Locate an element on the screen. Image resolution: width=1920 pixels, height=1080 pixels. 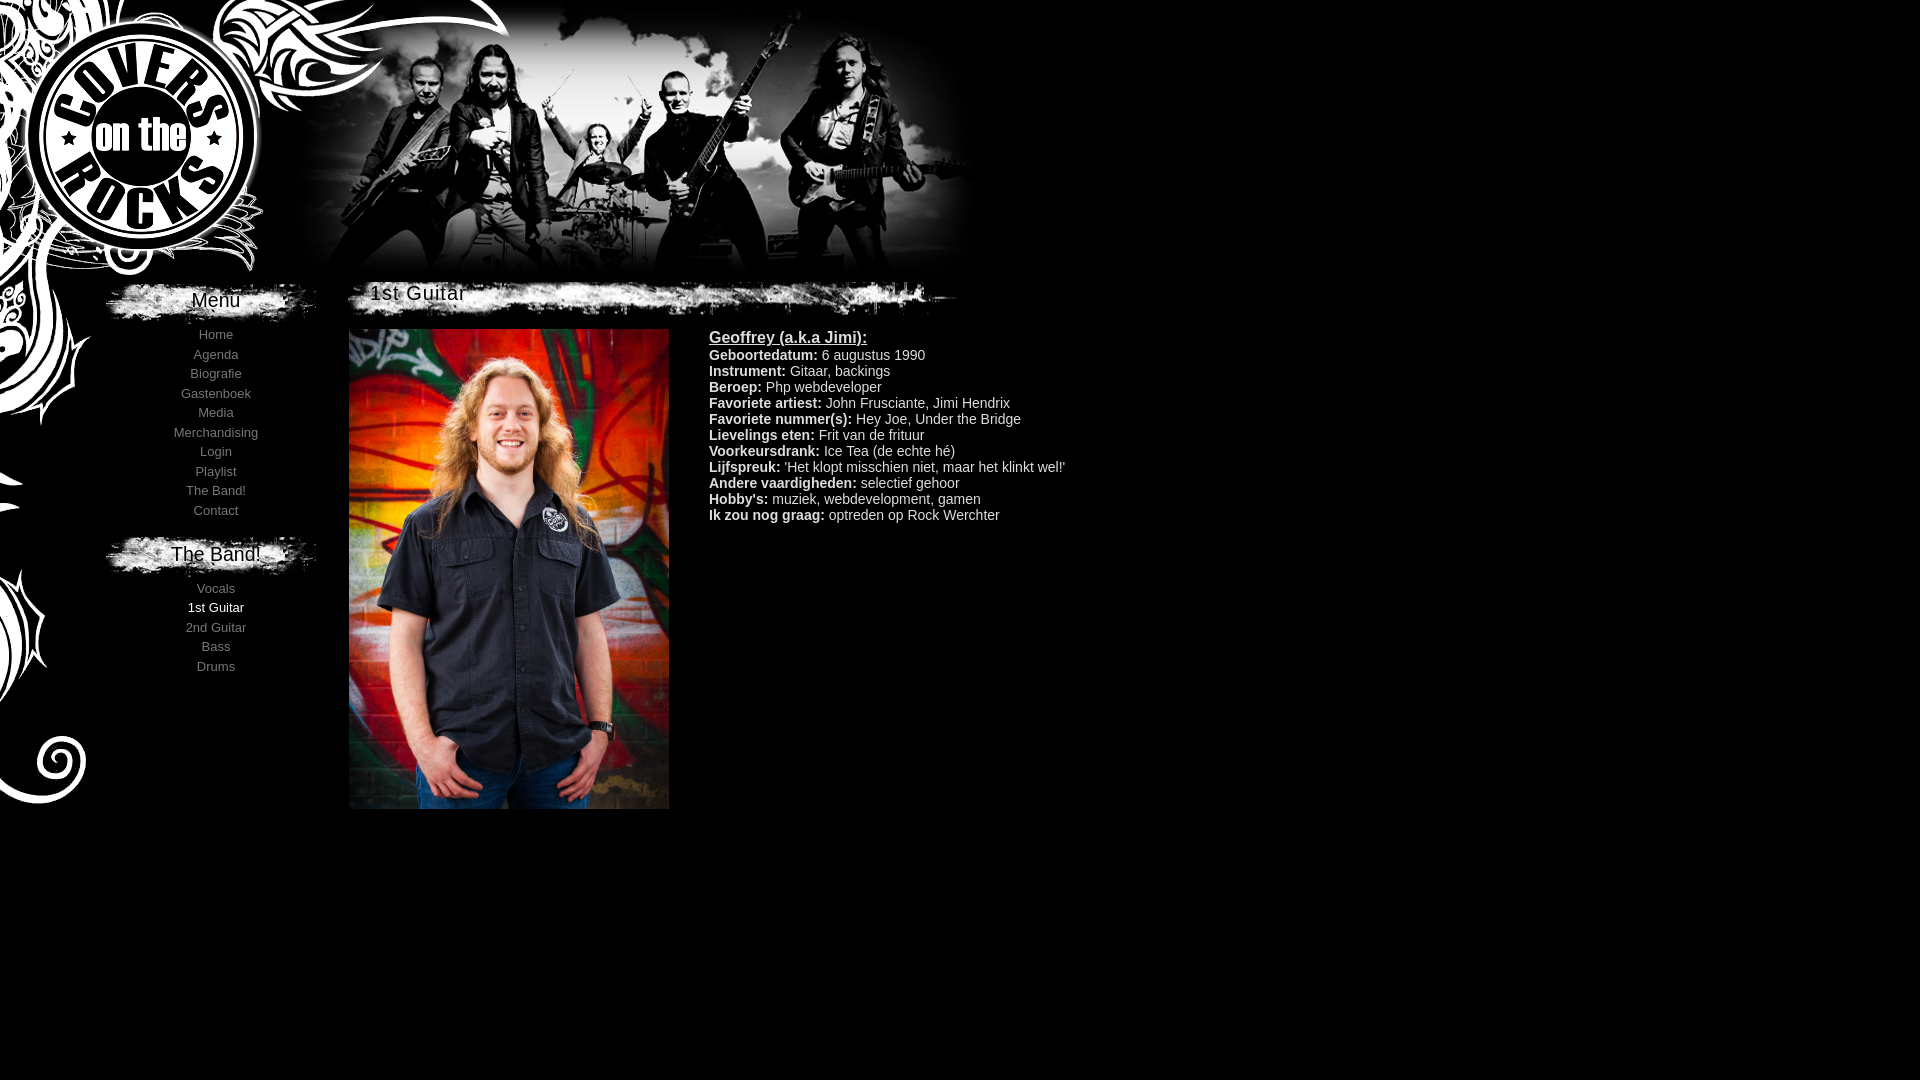
'Gastenboek' is located at coordinates (216, 393).